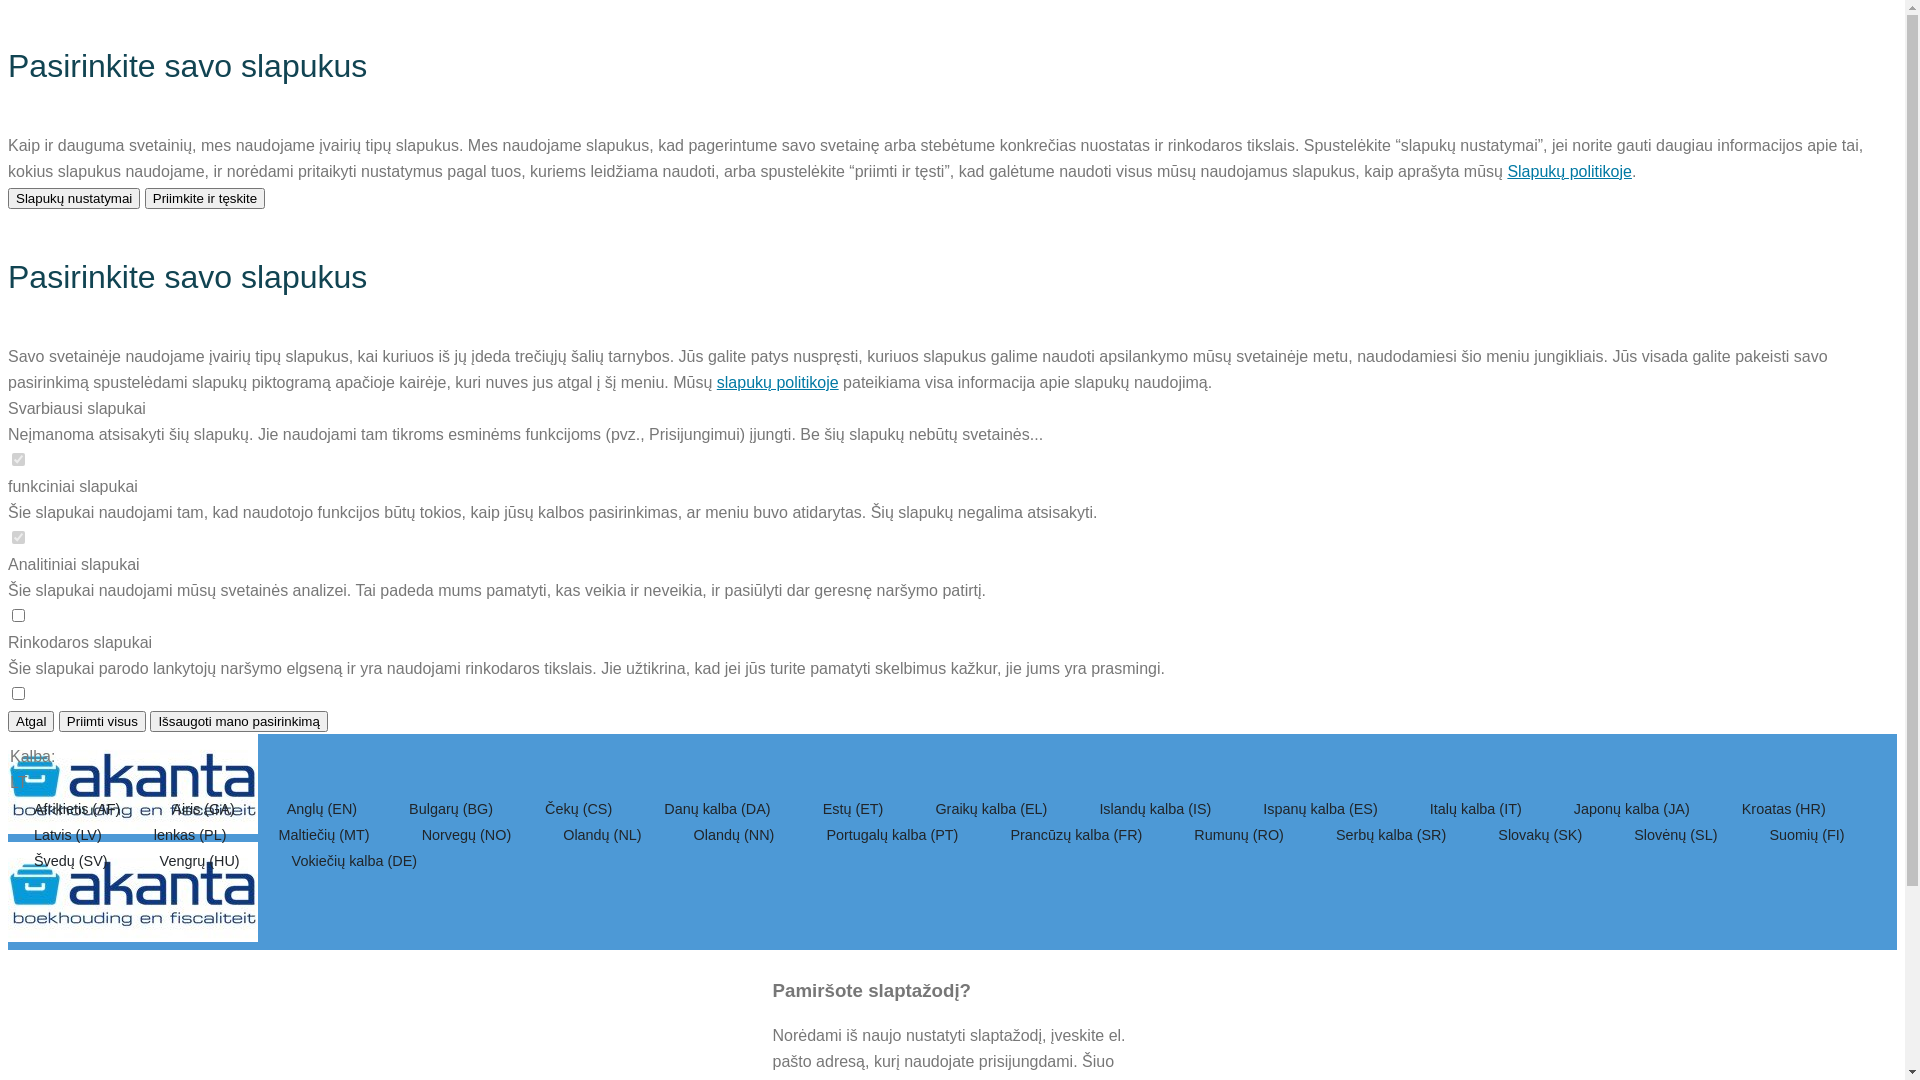 The image size is (1920, 1080). What do you see at coordinates (1784, 808) in the screenshot?
I see `'Kroatas (HR)'` at bounding box center [1784, 808].